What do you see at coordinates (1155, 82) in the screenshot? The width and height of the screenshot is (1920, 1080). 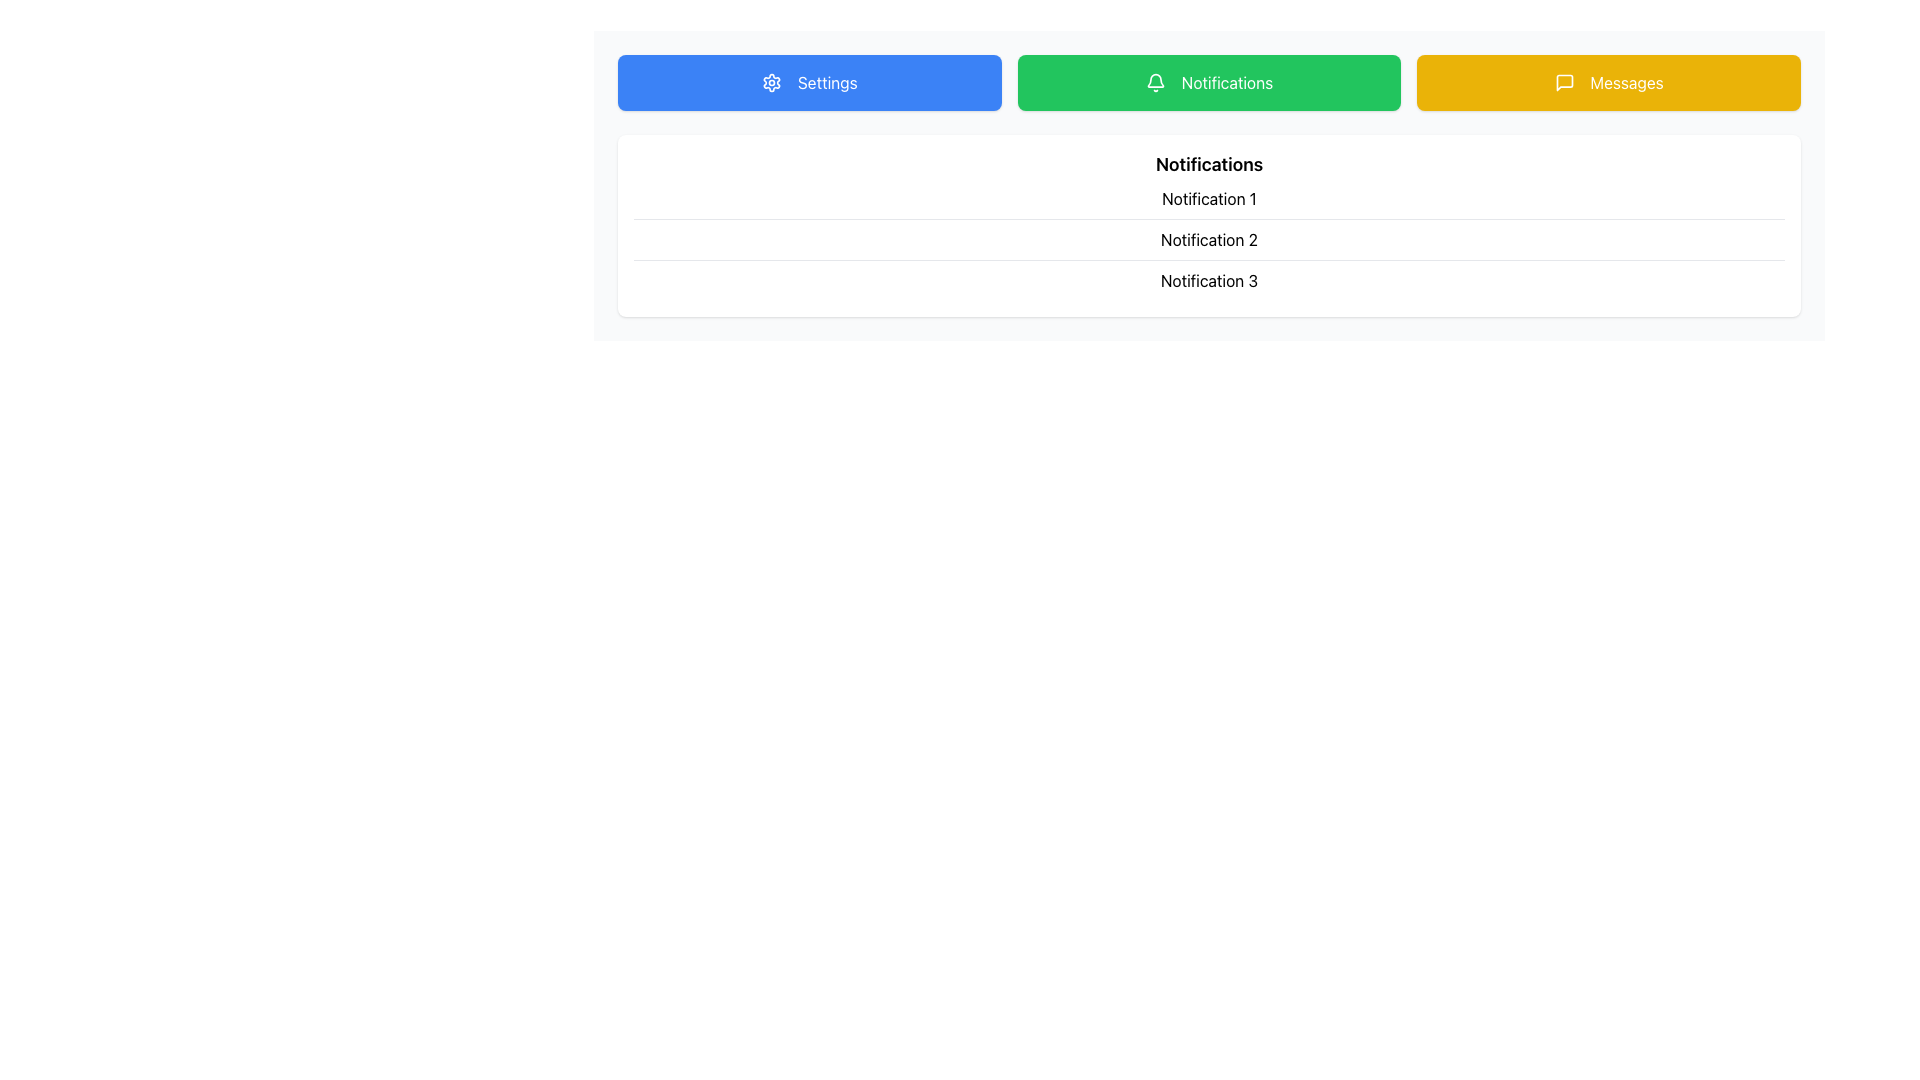 I see `the bell icon within the 'Notifications' button for accessibility` at bounding box center [1155, 82].